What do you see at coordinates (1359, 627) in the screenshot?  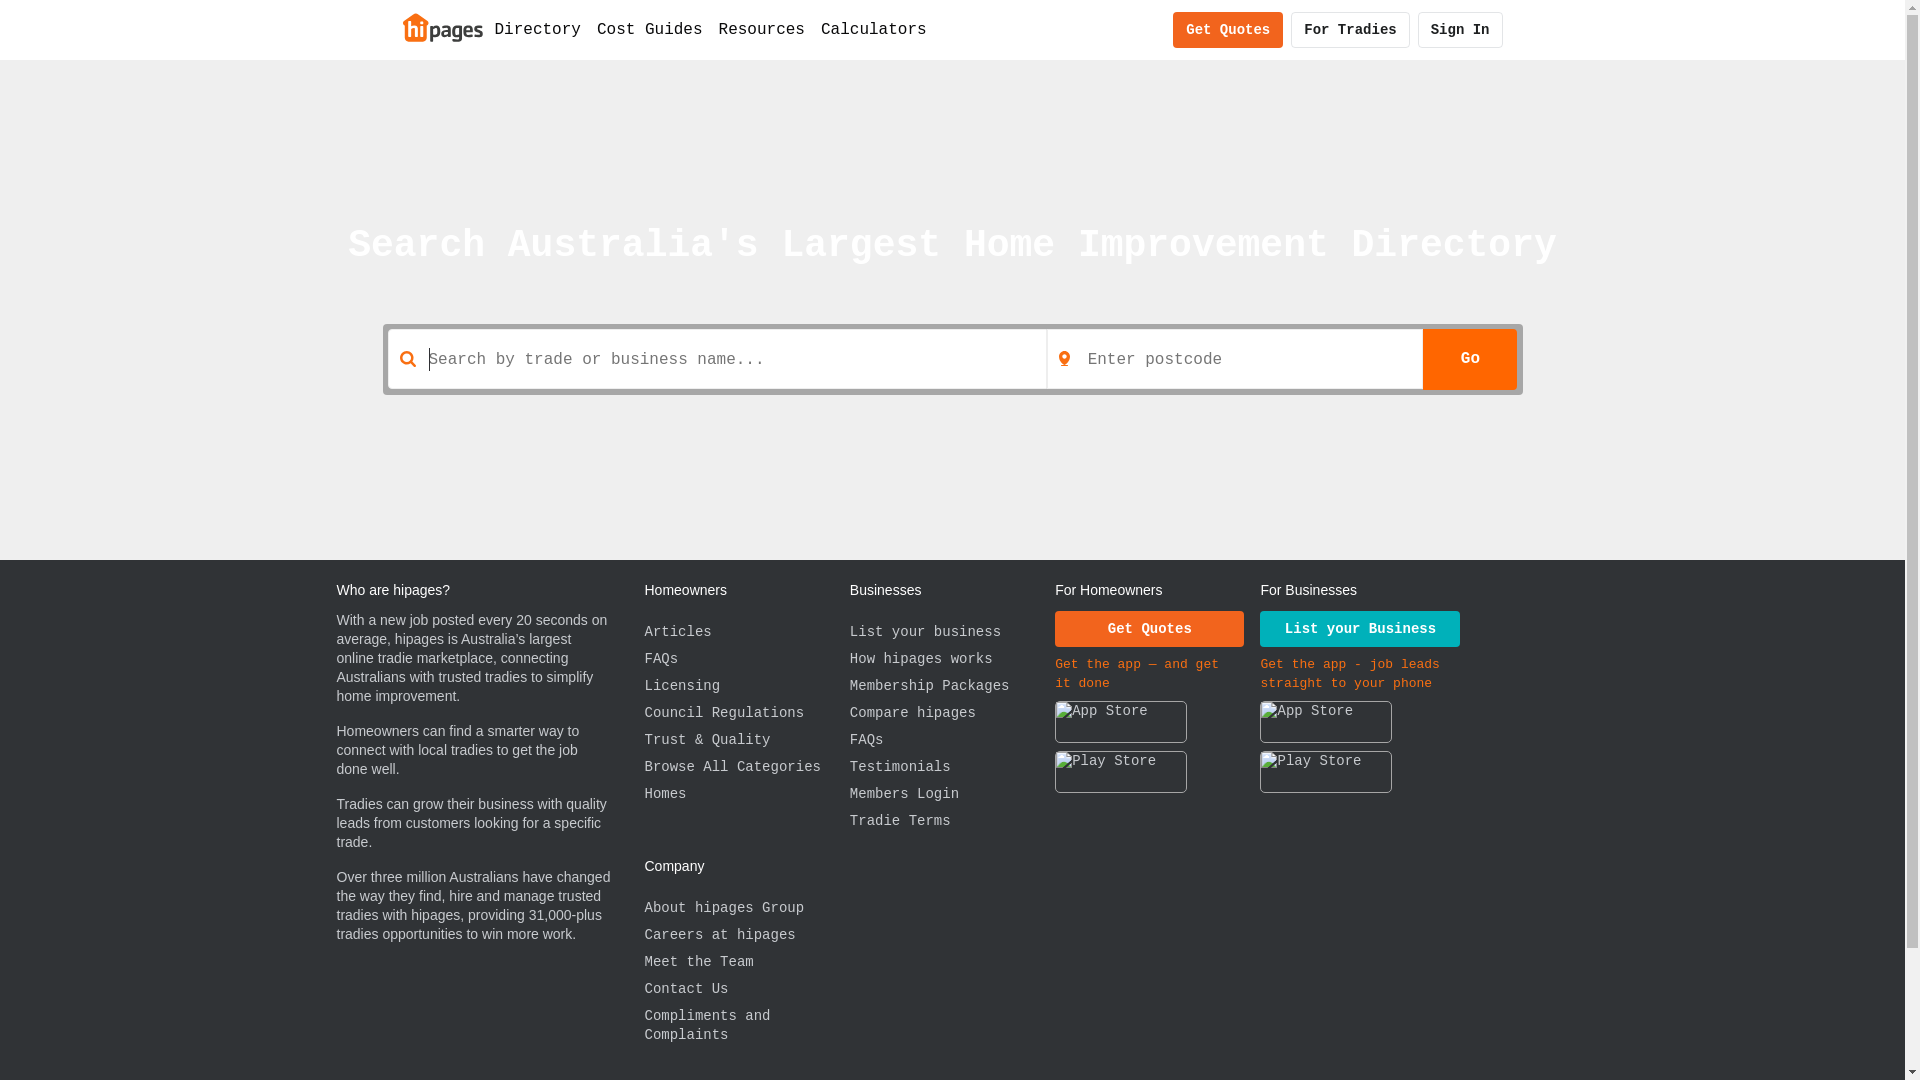 I see `'List your Business'` at bounding box center [1359, 627].